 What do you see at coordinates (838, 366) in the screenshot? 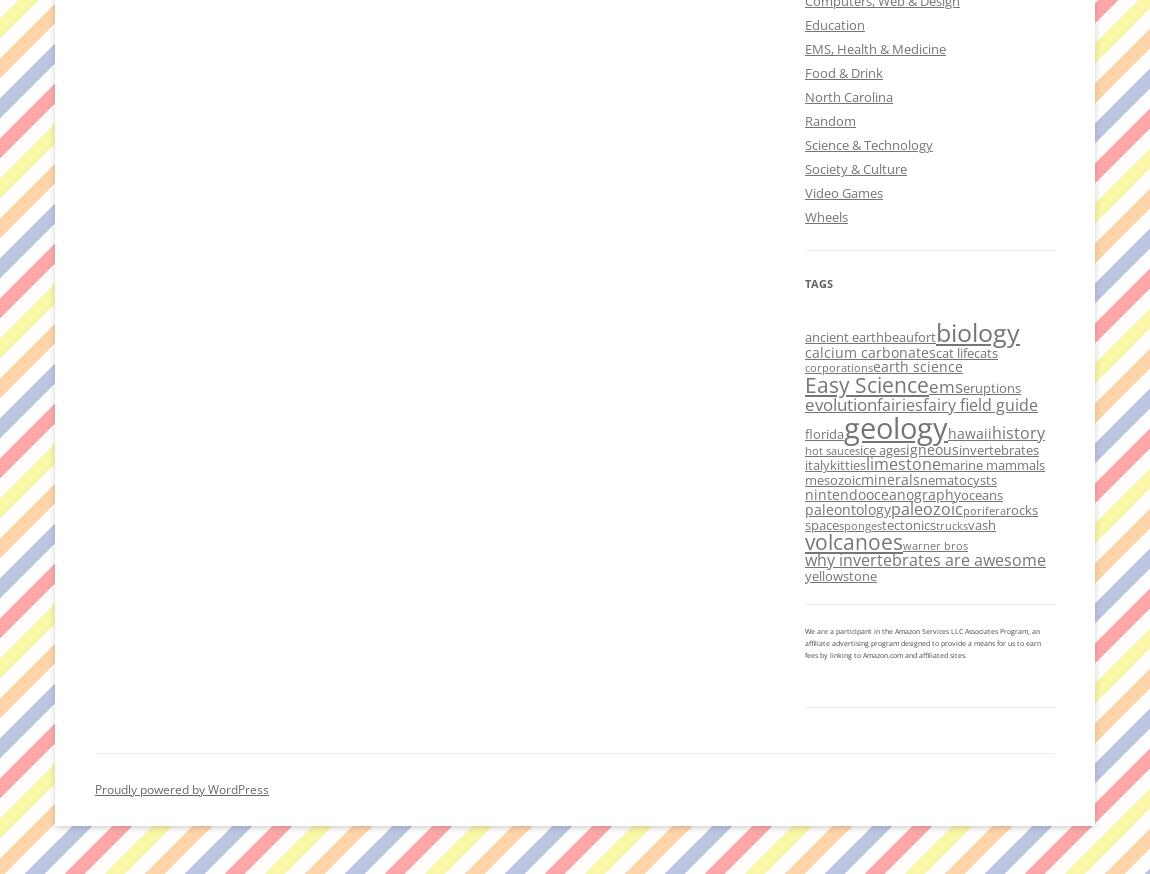
I see `'corporations'` at bounding box center [838, 366].